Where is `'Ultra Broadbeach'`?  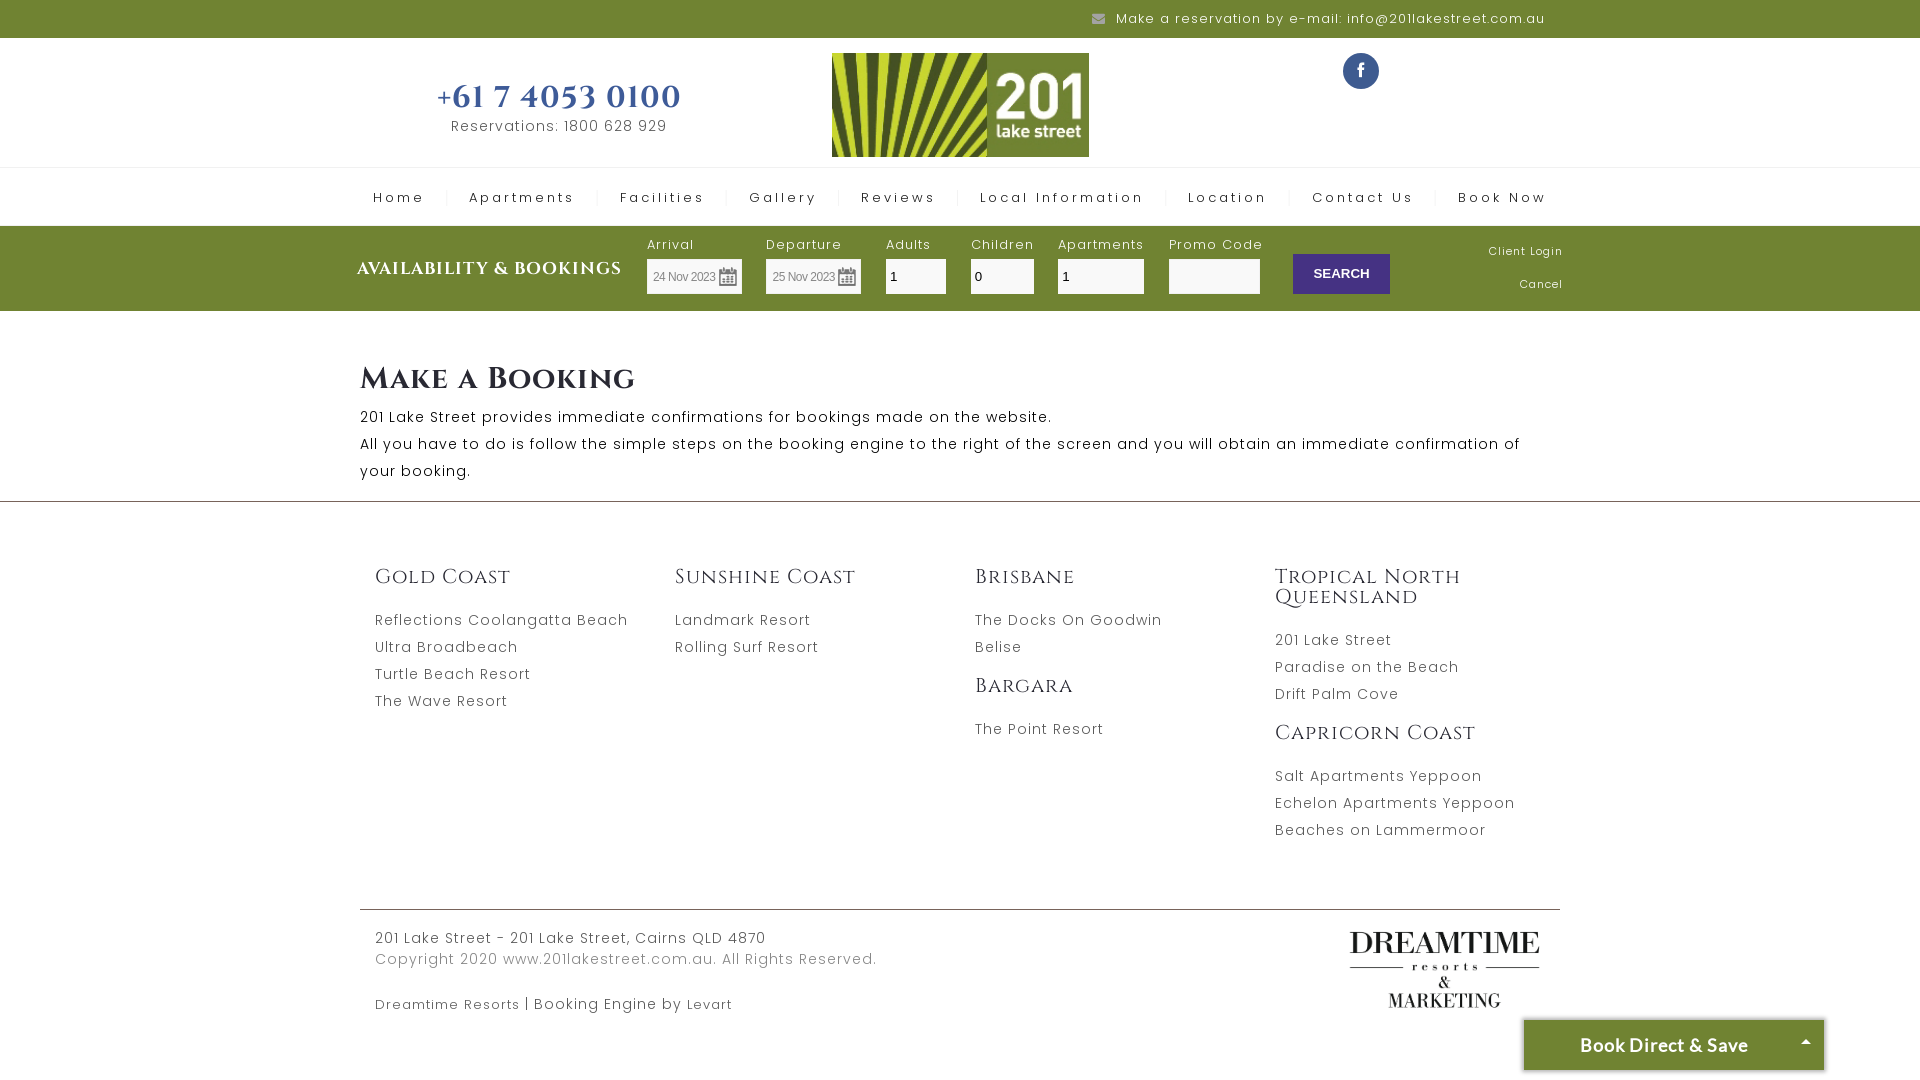
'Ultra Broadbeach' is located at coordinates (445, 647).